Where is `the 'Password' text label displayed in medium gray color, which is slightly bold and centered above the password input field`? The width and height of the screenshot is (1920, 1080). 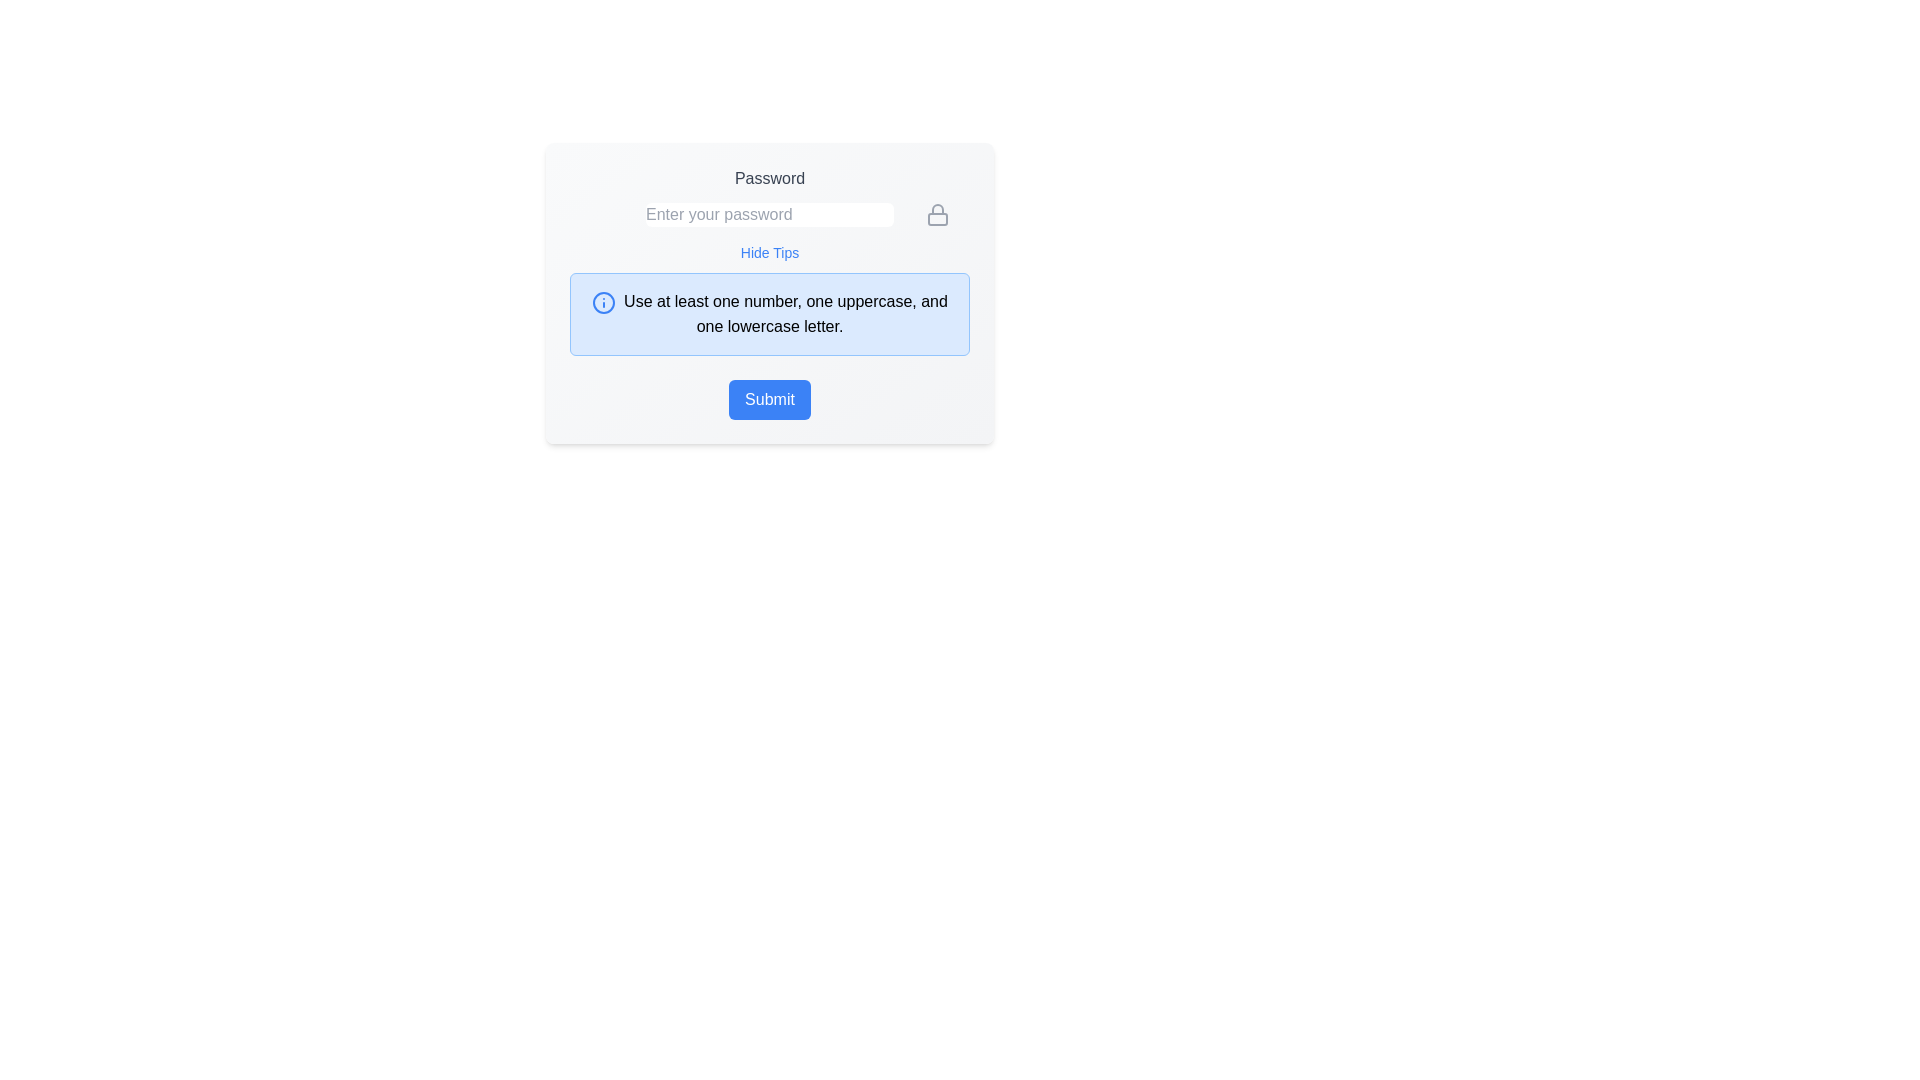
the 'Password' text label displayed in medium gray color, which is slightly bold and centered above the password input field is located at coordinates (768, 177).